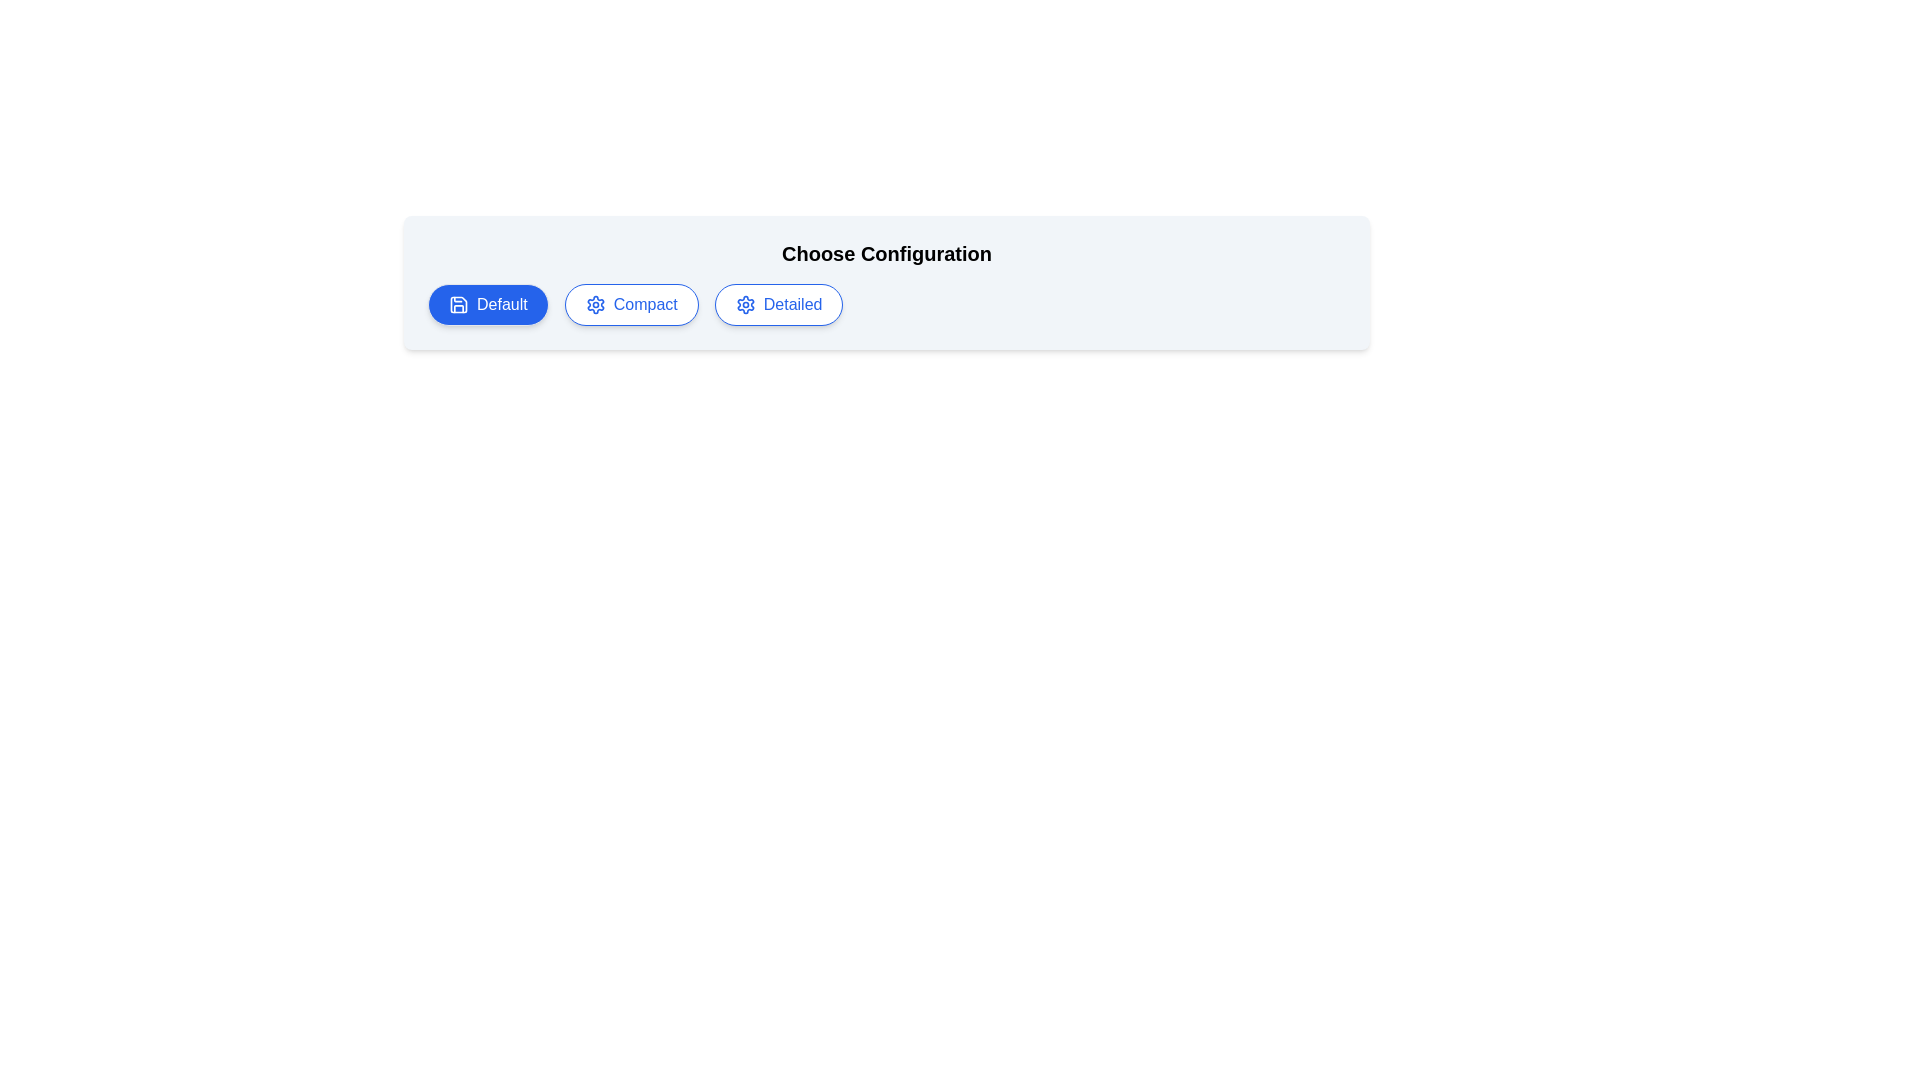 The image size is (1920, 1080). I want to click on the configuration option Detailed by clicking on the corresponding button, so click(778, 304).